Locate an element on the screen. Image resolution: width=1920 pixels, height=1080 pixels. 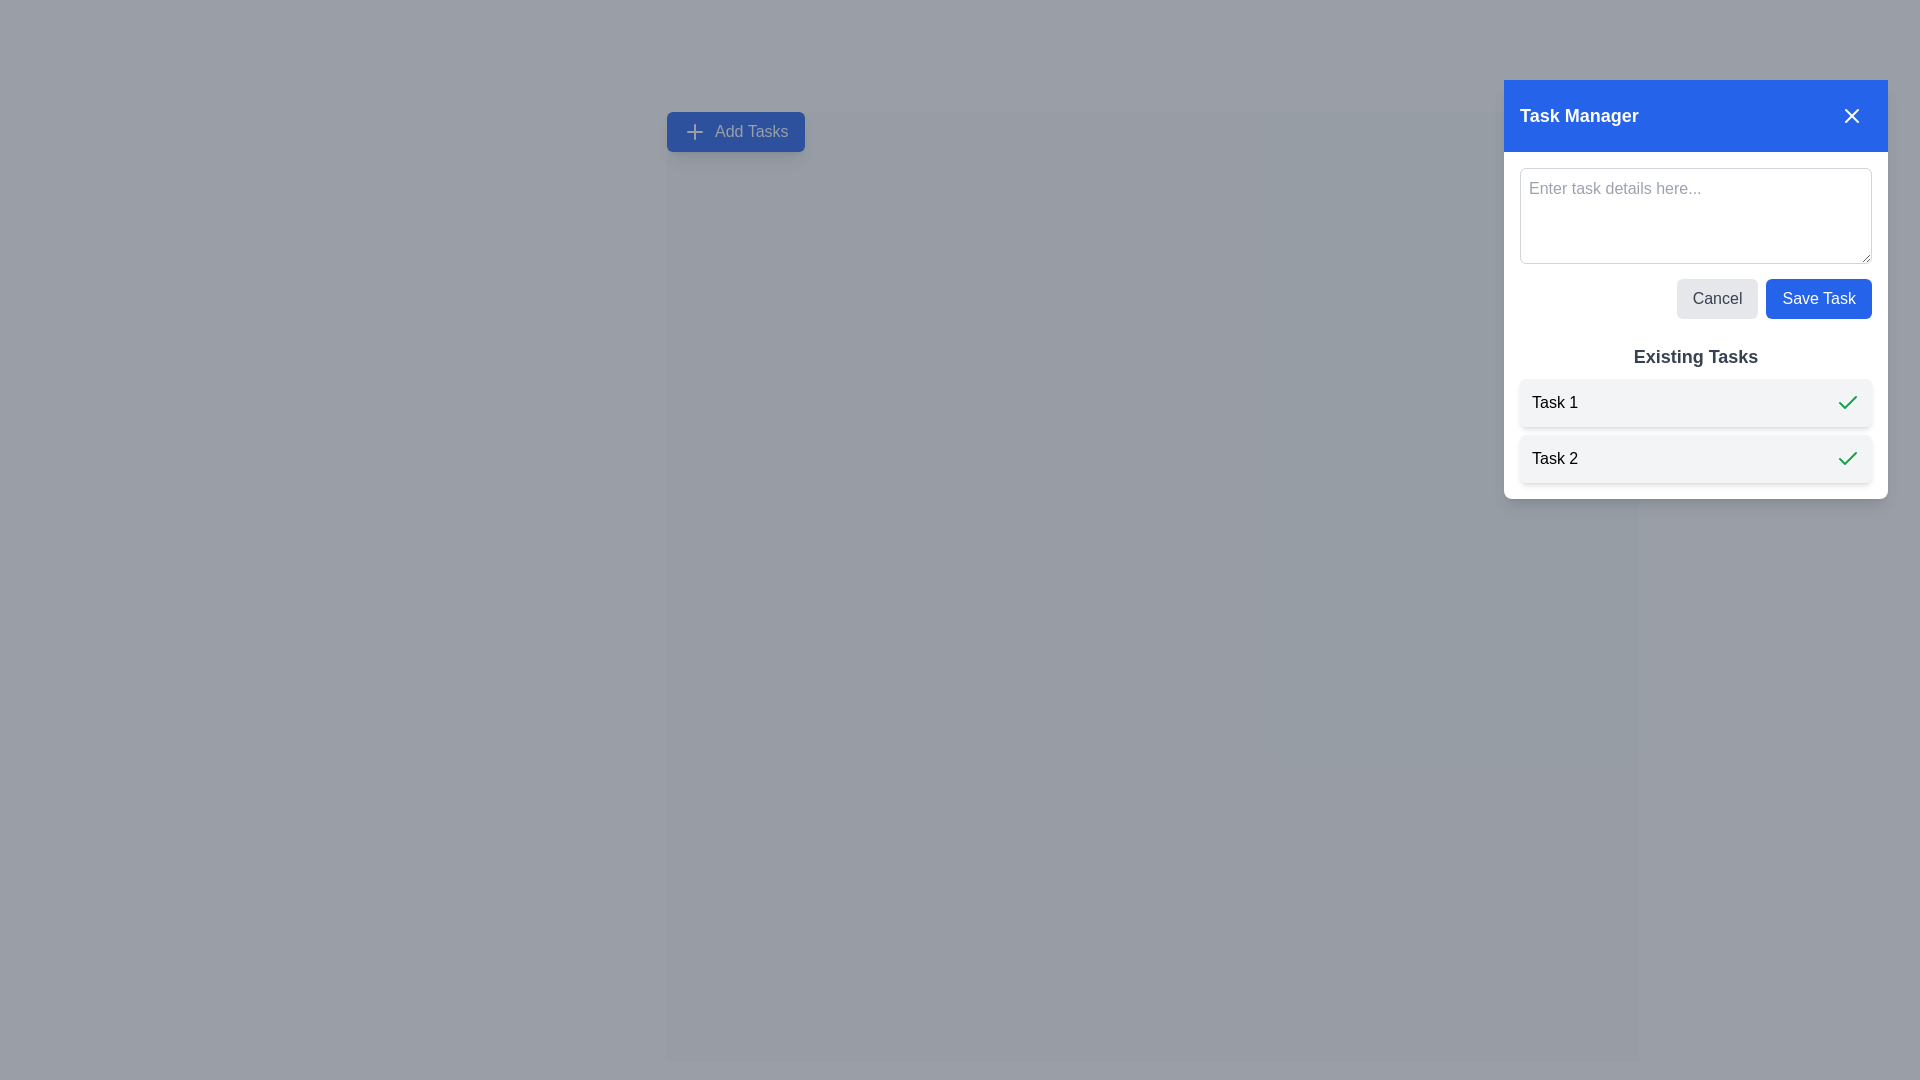
the checkmark icon representing the completion status of 'Task 2' in the 'Task Manager' panel, located next to the text label 'Task 2' is located at coordinates (1847, 401).